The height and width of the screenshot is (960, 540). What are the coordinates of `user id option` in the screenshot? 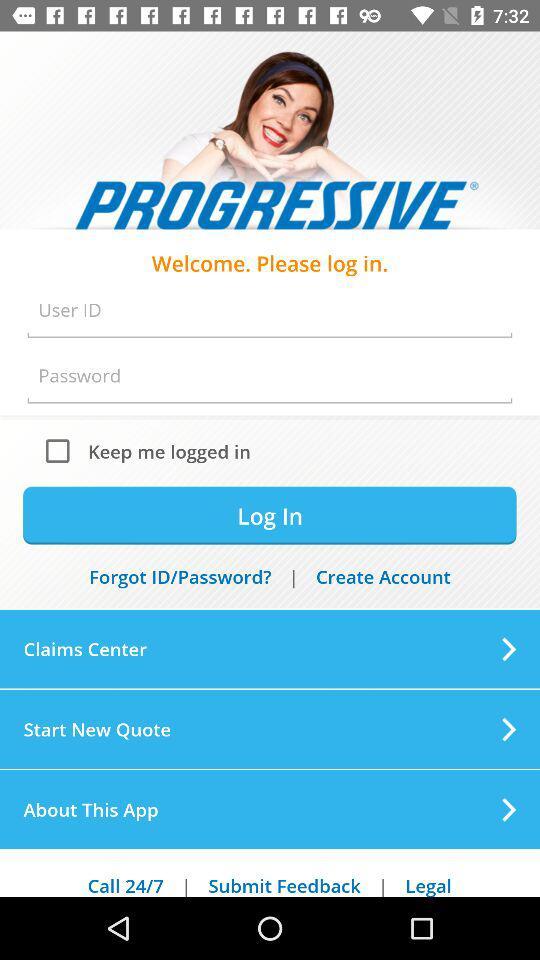 It's located at (270, 310).